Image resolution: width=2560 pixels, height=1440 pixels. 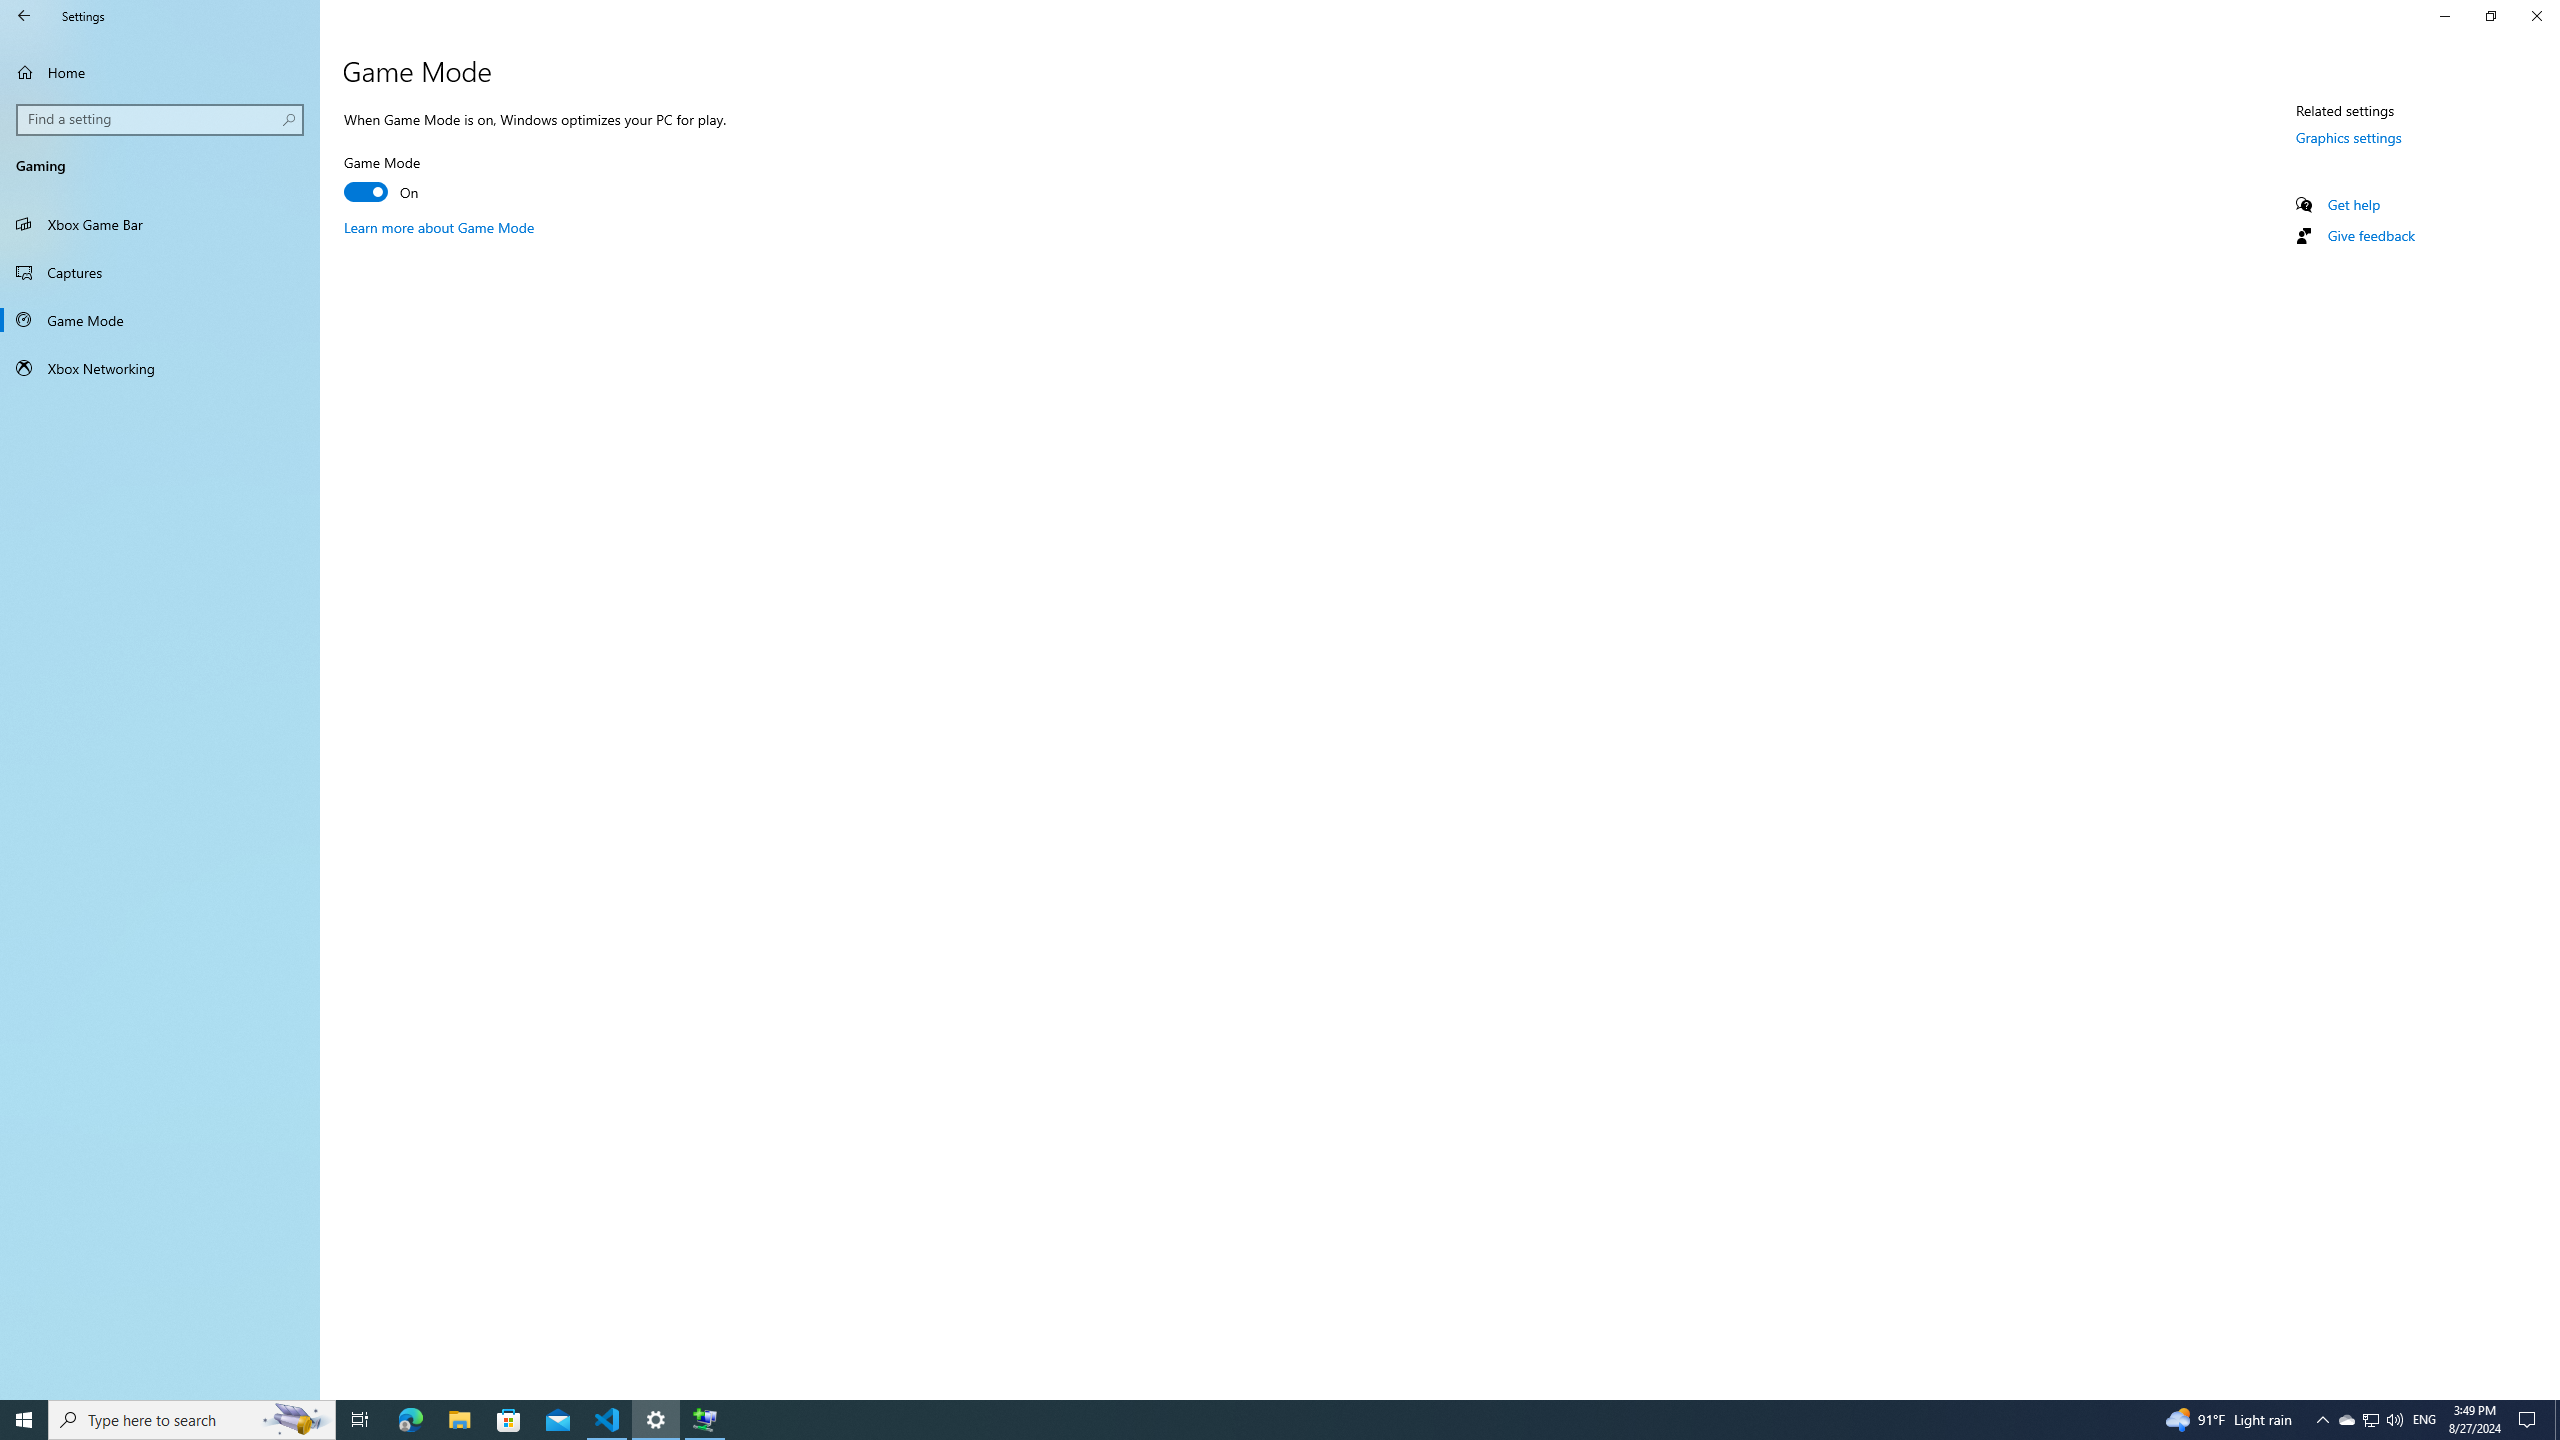 I want to click on 'Search box, Find a setting', so click(x=160, y=118).